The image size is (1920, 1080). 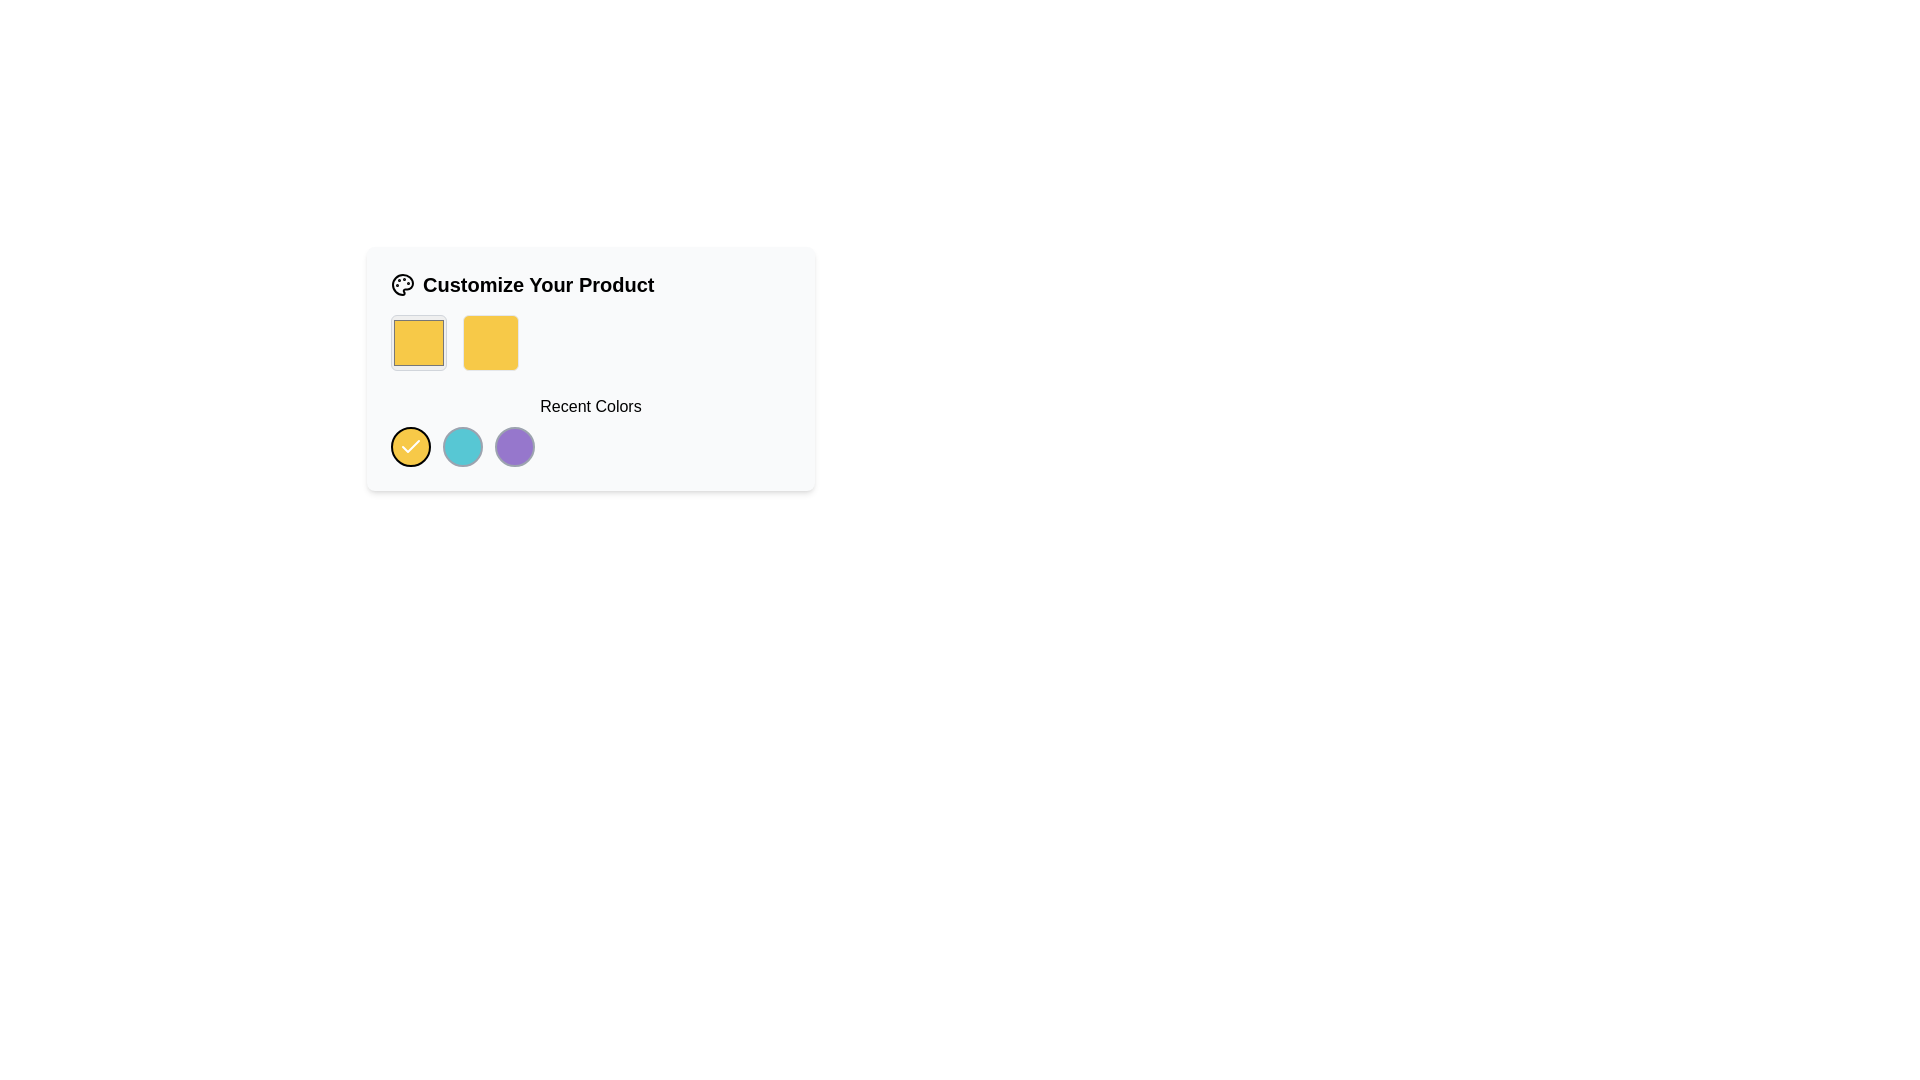 I want to click on the checkmark icon indicating selection of the yellow color in the 'Recent Colors' section under the 'Customize Your Product' panel, so click(x=410, y=446).